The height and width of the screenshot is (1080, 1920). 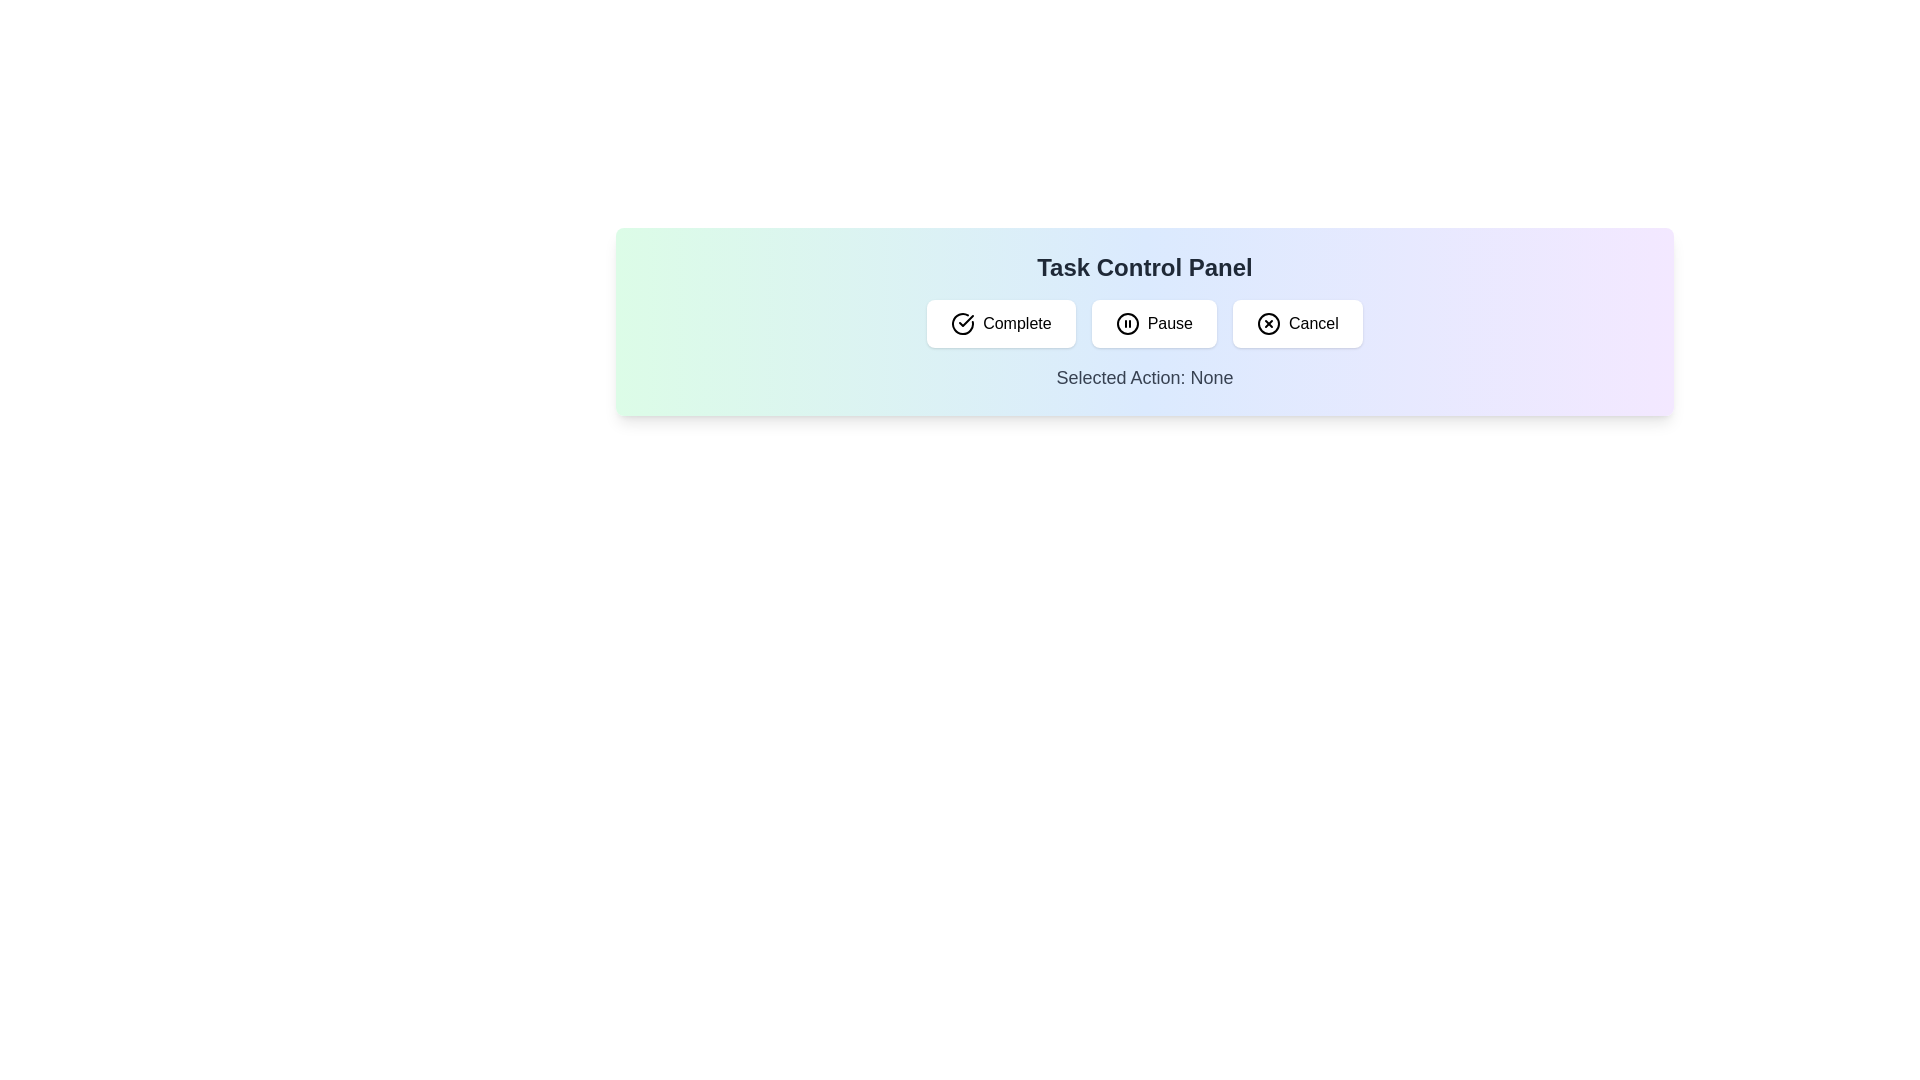 What do you see at coordinates (963, 323) in the screenshot?
I see `the 'Complete' button icon, which visually represents marking tasks as complete, located in the Task Control Panel section` at bounding box center [963, 323].